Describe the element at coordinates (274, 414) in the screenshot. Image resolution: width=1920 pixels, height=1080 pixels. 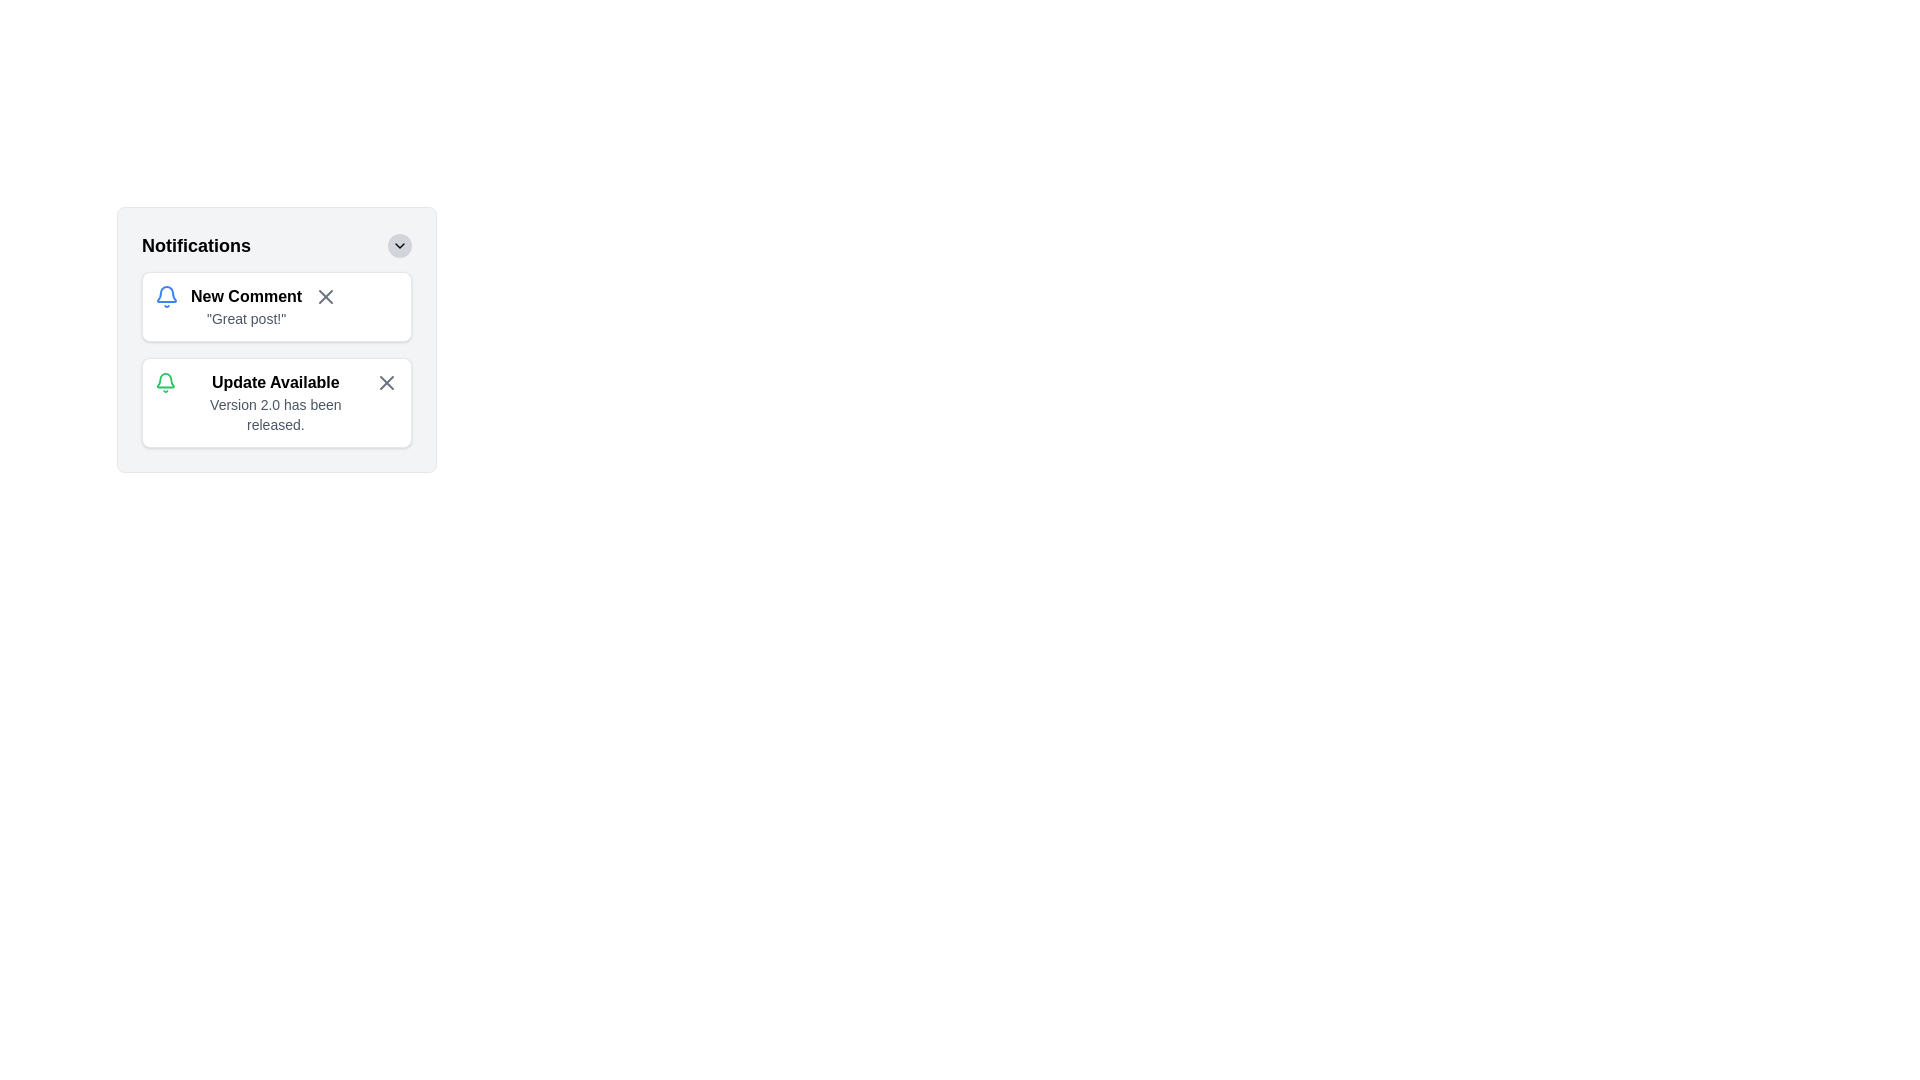
I see `text displaying 'Version 2.0 has been released.' located beneath the bold 'Update Available' heading within the notification card` at that location.